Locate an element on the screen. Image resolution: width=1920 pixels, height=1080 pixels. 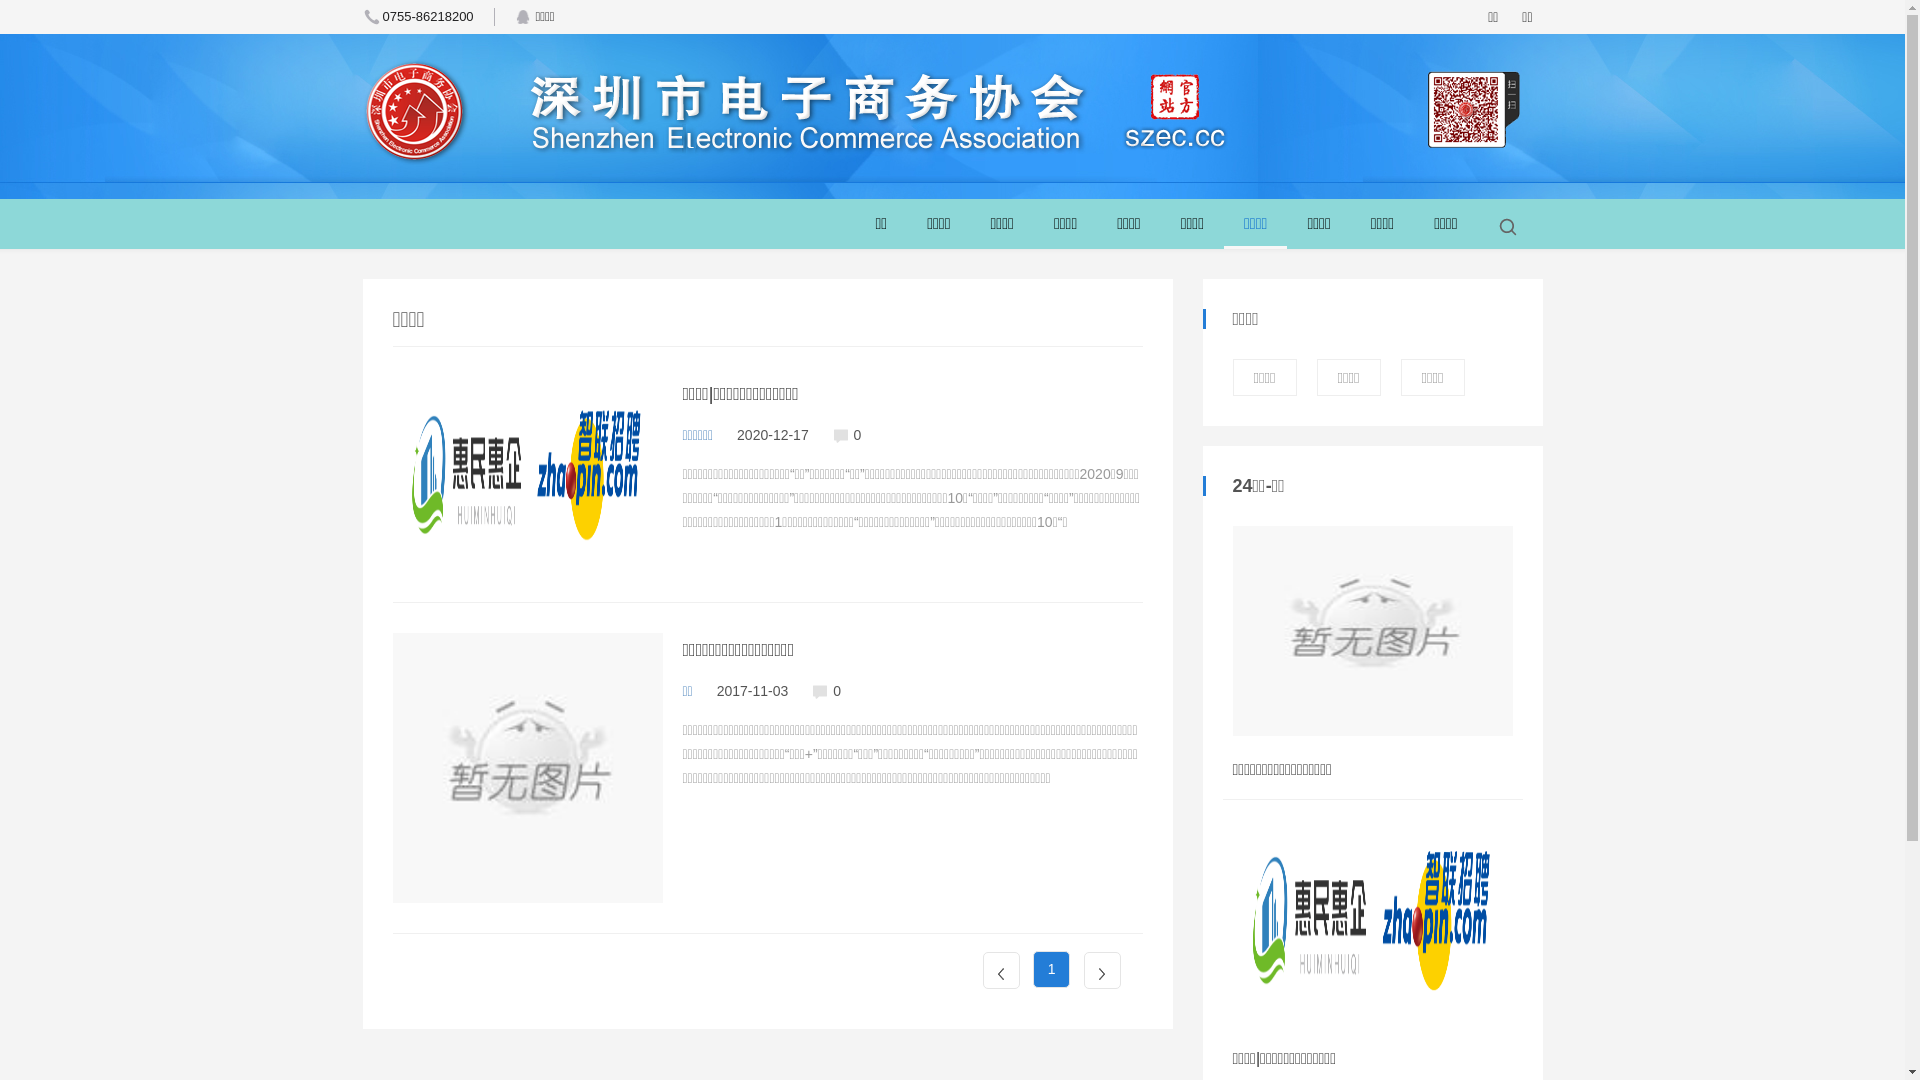
'1' is located at coordinates (1050, 968).